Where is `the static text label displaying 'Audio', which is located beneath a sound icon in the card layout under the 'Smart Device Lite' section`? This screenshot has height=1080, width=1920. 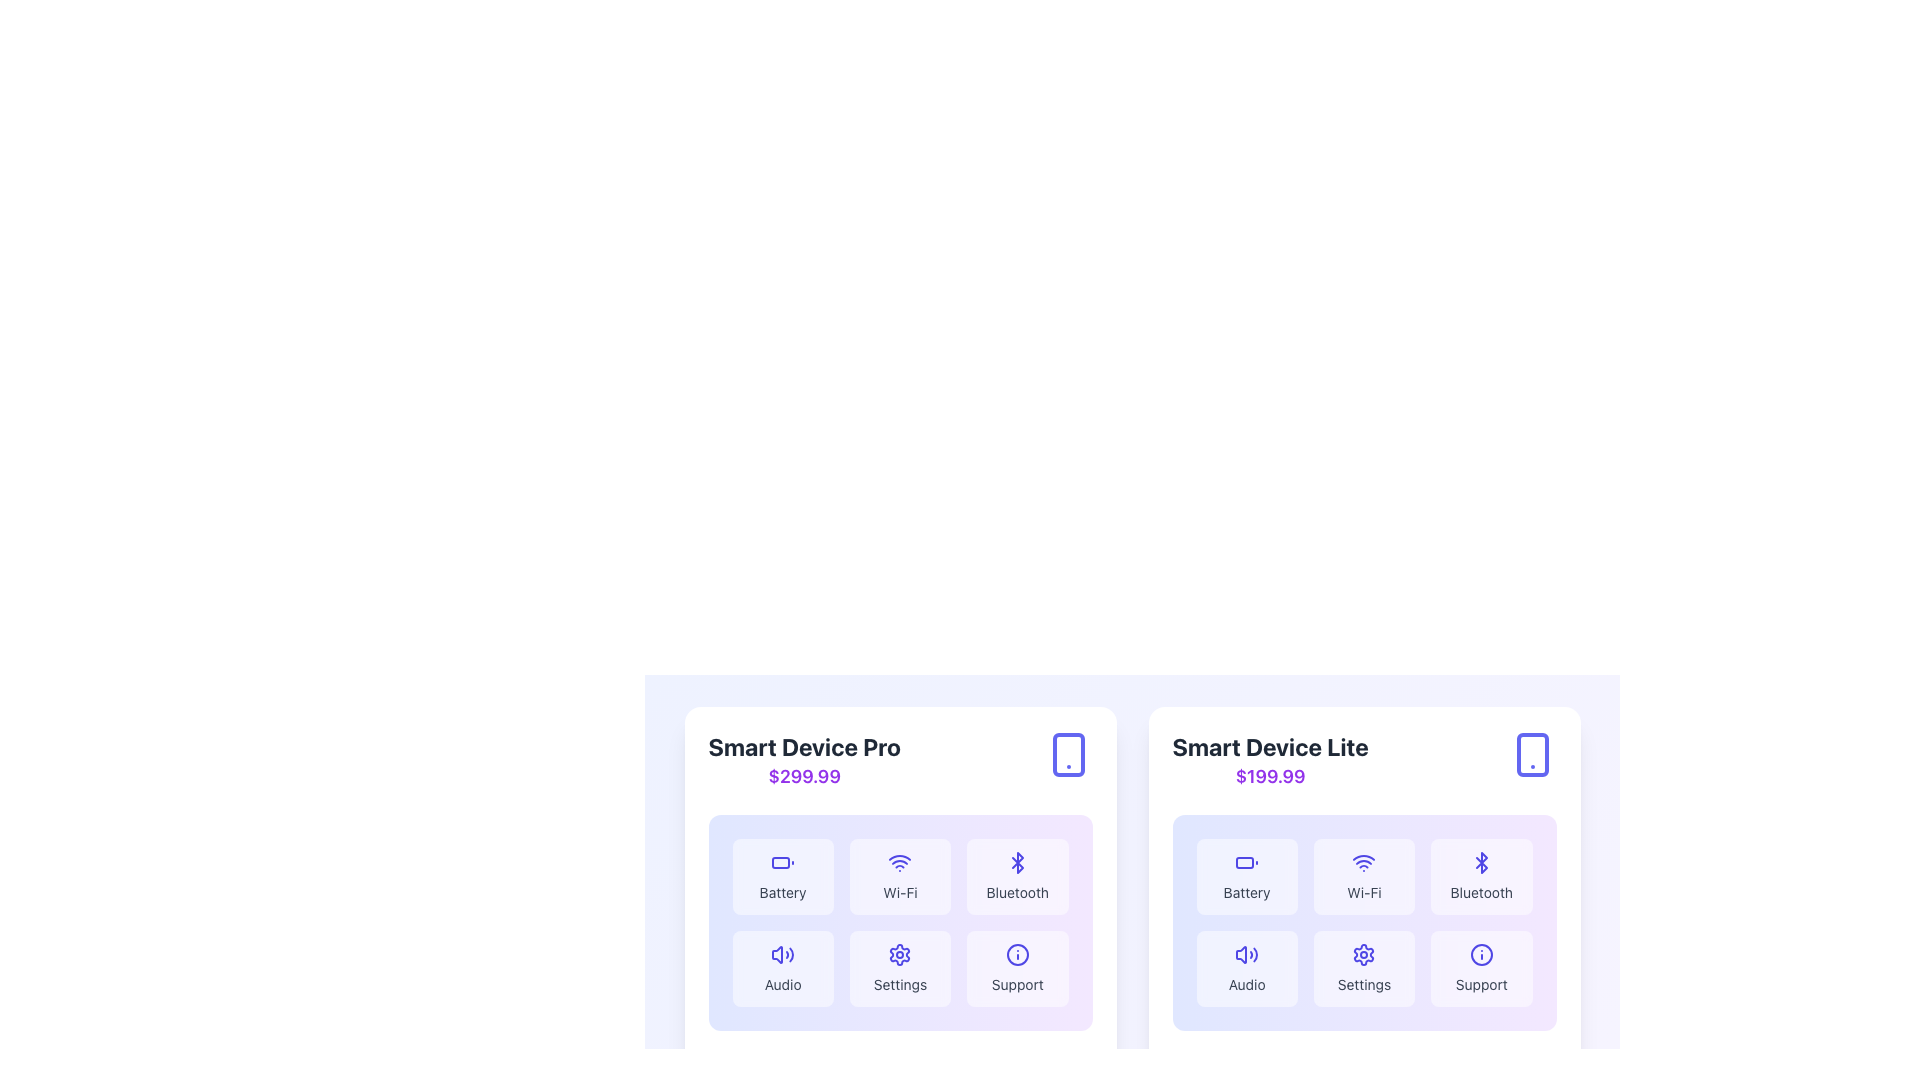
the static text label displaying 'Audio', which is located beneath a sound icon in the card layout under the 'Smart Device Lite' section is located at coordinates (782, 983).